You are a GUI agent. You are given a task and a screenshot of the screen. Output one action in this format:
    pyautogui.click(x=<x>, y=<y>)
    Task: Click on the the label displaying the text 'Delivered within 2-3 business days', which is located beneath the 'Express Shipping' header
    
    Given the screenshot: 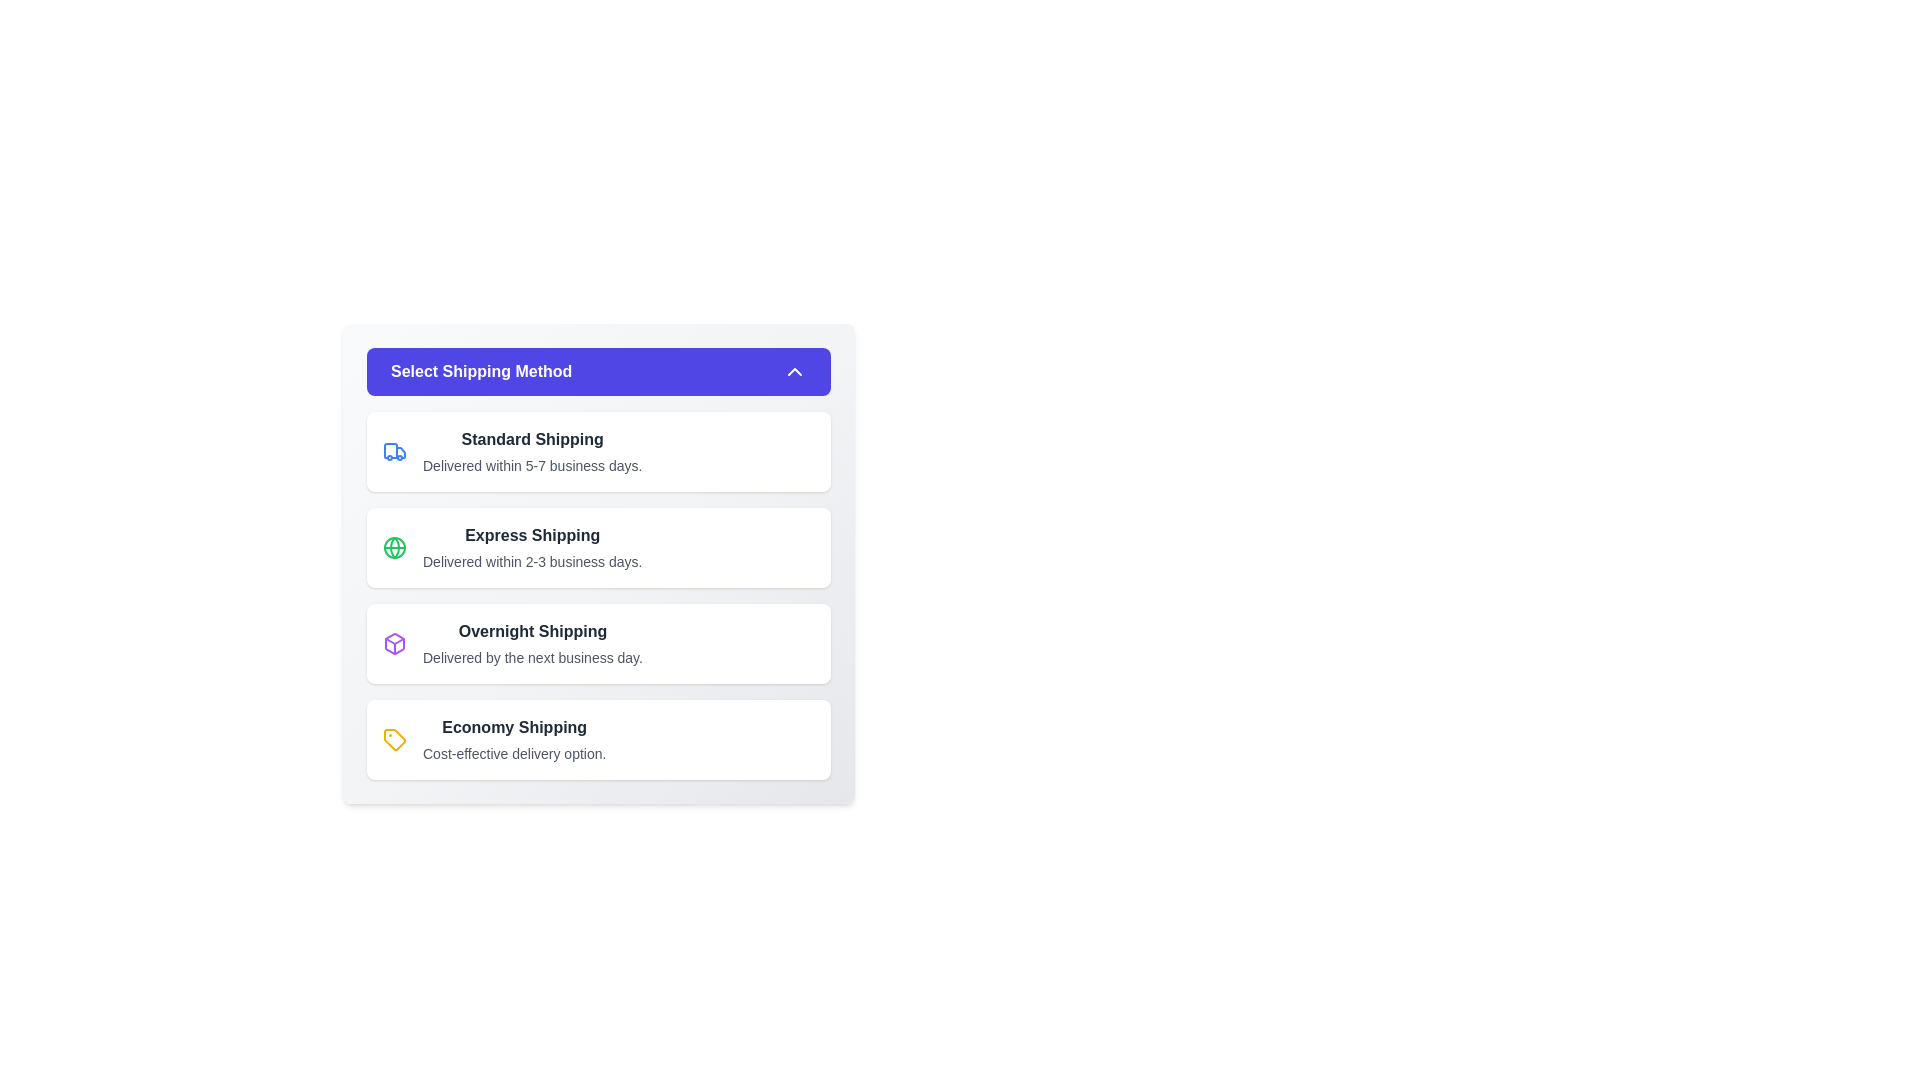 What is the action you would take?
    pyautogui.click(x=532, y=562)
    